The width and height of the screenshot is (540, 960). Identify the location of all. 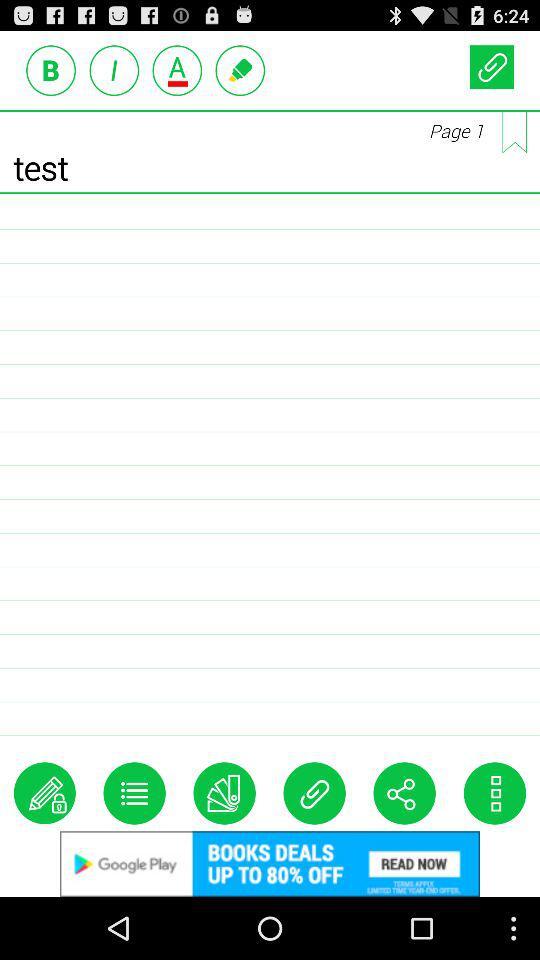
(514, 131).